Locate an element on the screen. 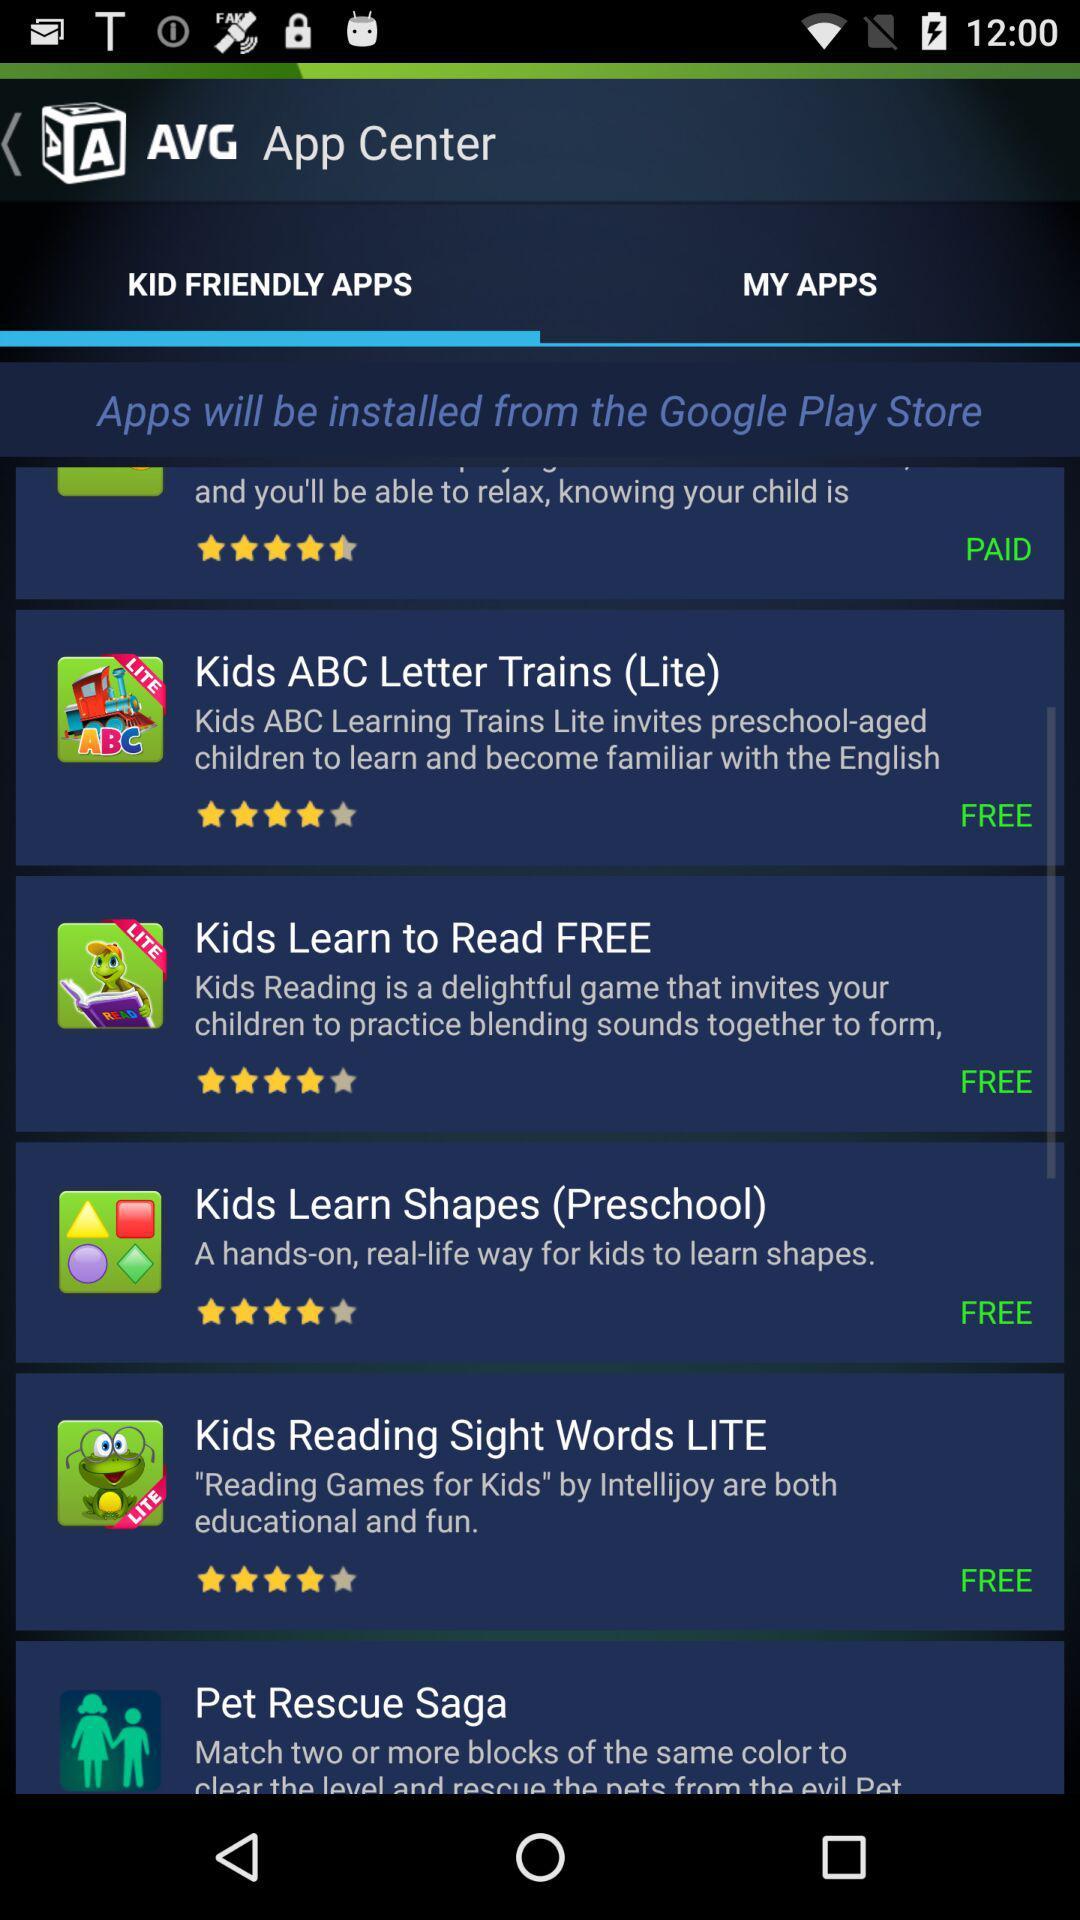 Image resolution: width=1080 pixels, height=1920 pixels. the text avg left to the app center is located at coordinates (191, 133).